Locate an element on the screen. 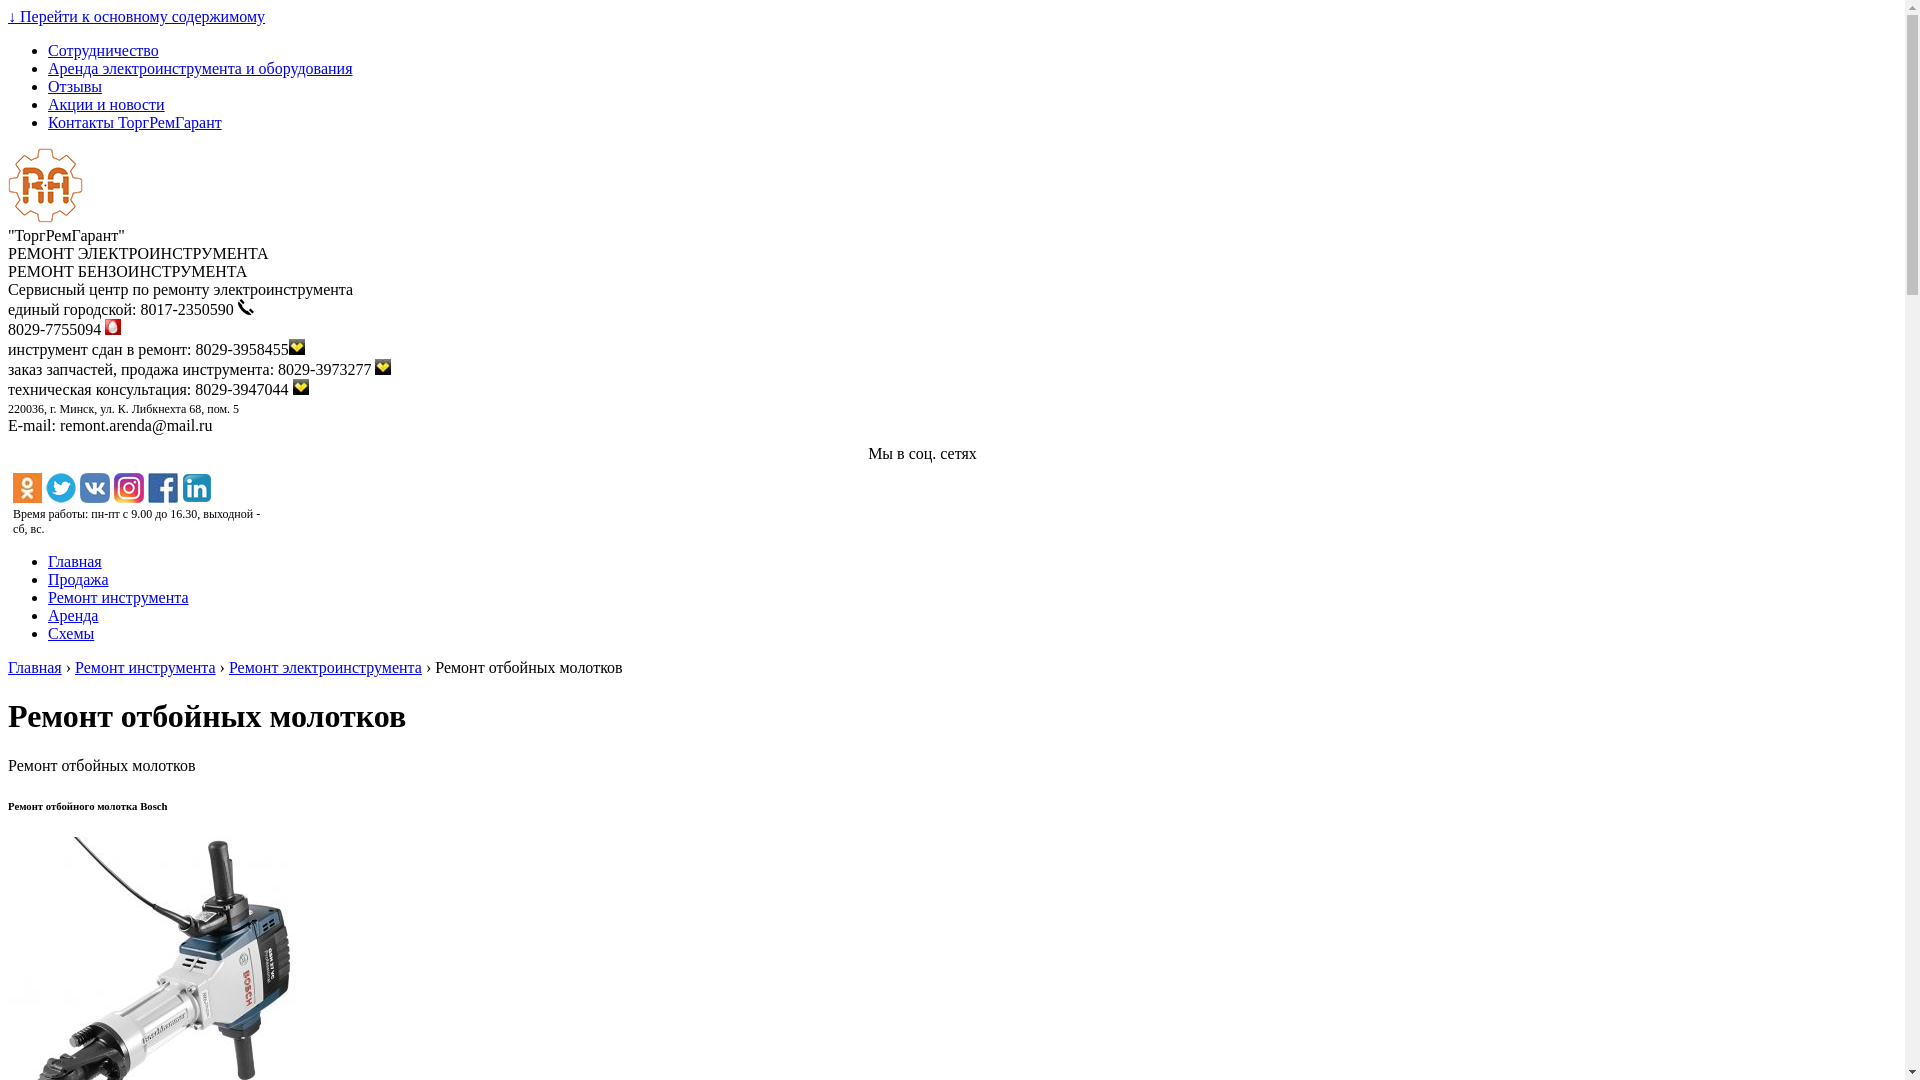 The image size is (1920, 1080). 'linkedin' is located at coordinates (196, 488).